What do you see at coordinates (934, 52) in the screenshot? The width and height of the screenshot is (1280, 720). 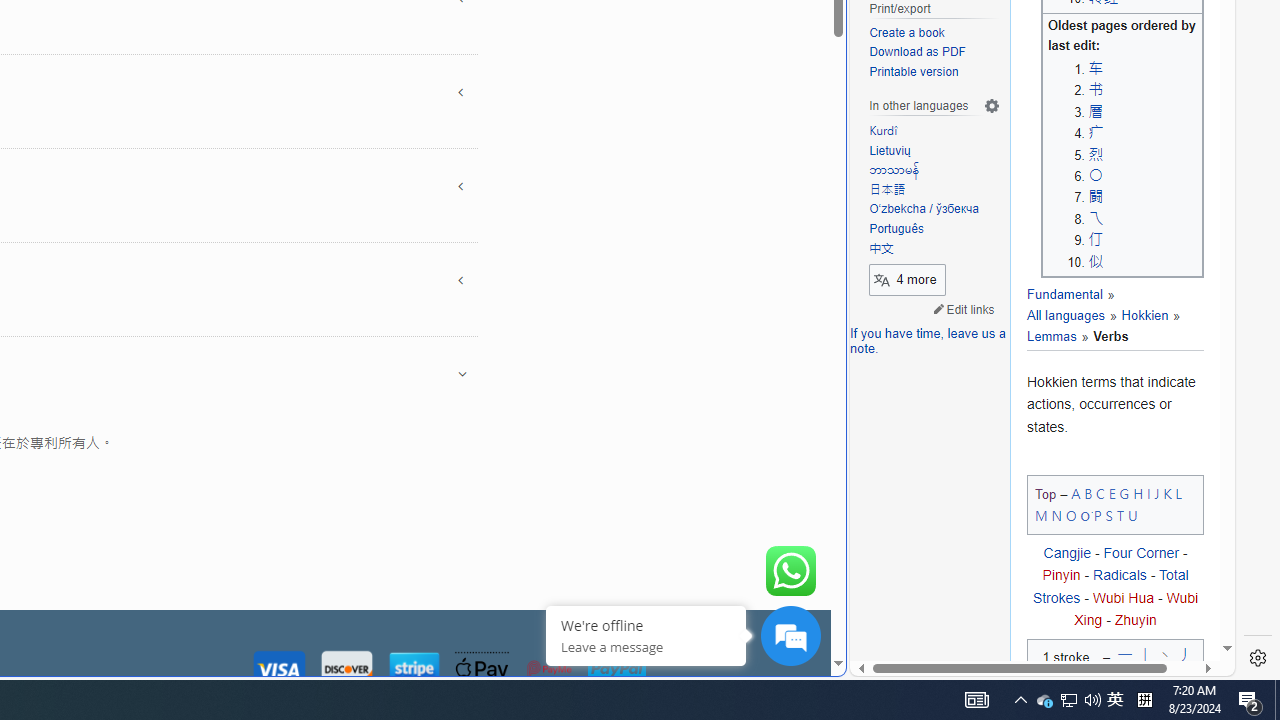 I see `'Download as PDF'` at bounding box center [934, 52].